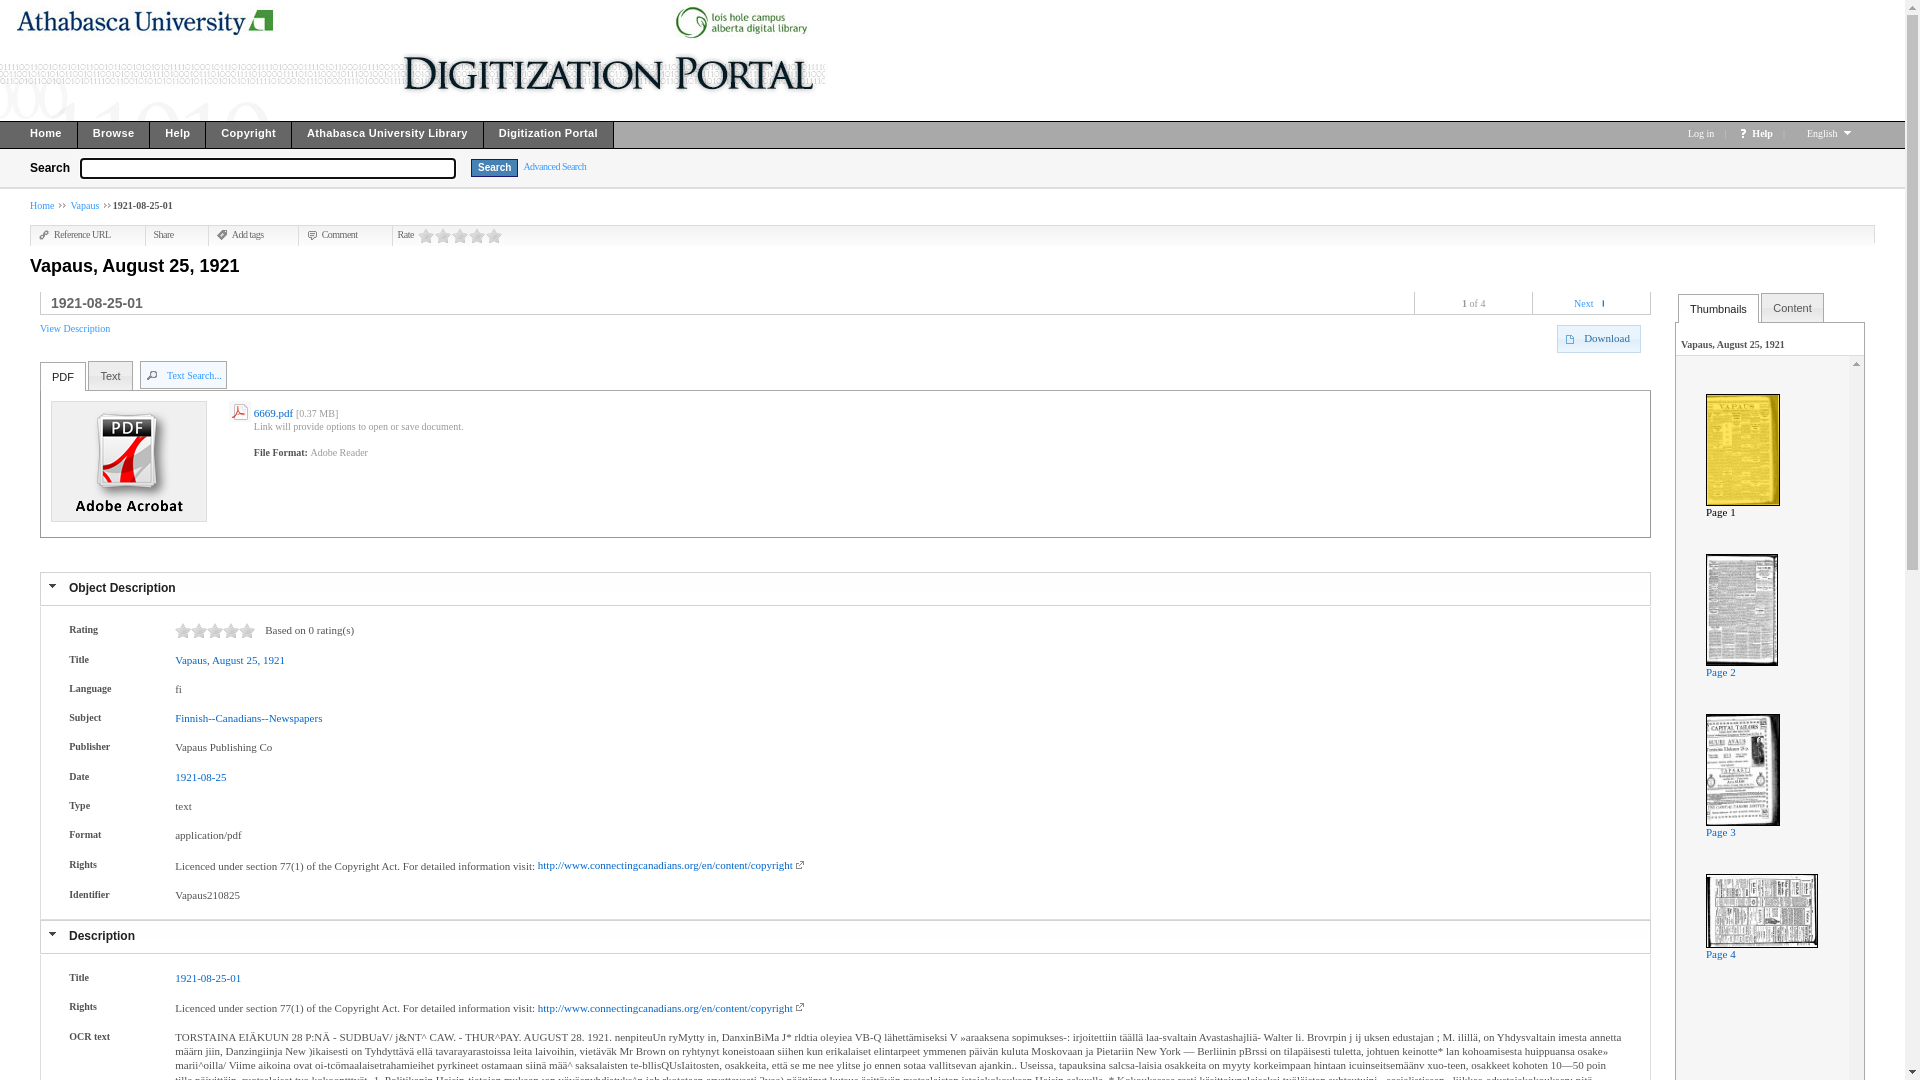  What do you see at coordinates (554, 165) in the screenshot?
I see `'Advanced Search'` at bounding box center [554, 165].